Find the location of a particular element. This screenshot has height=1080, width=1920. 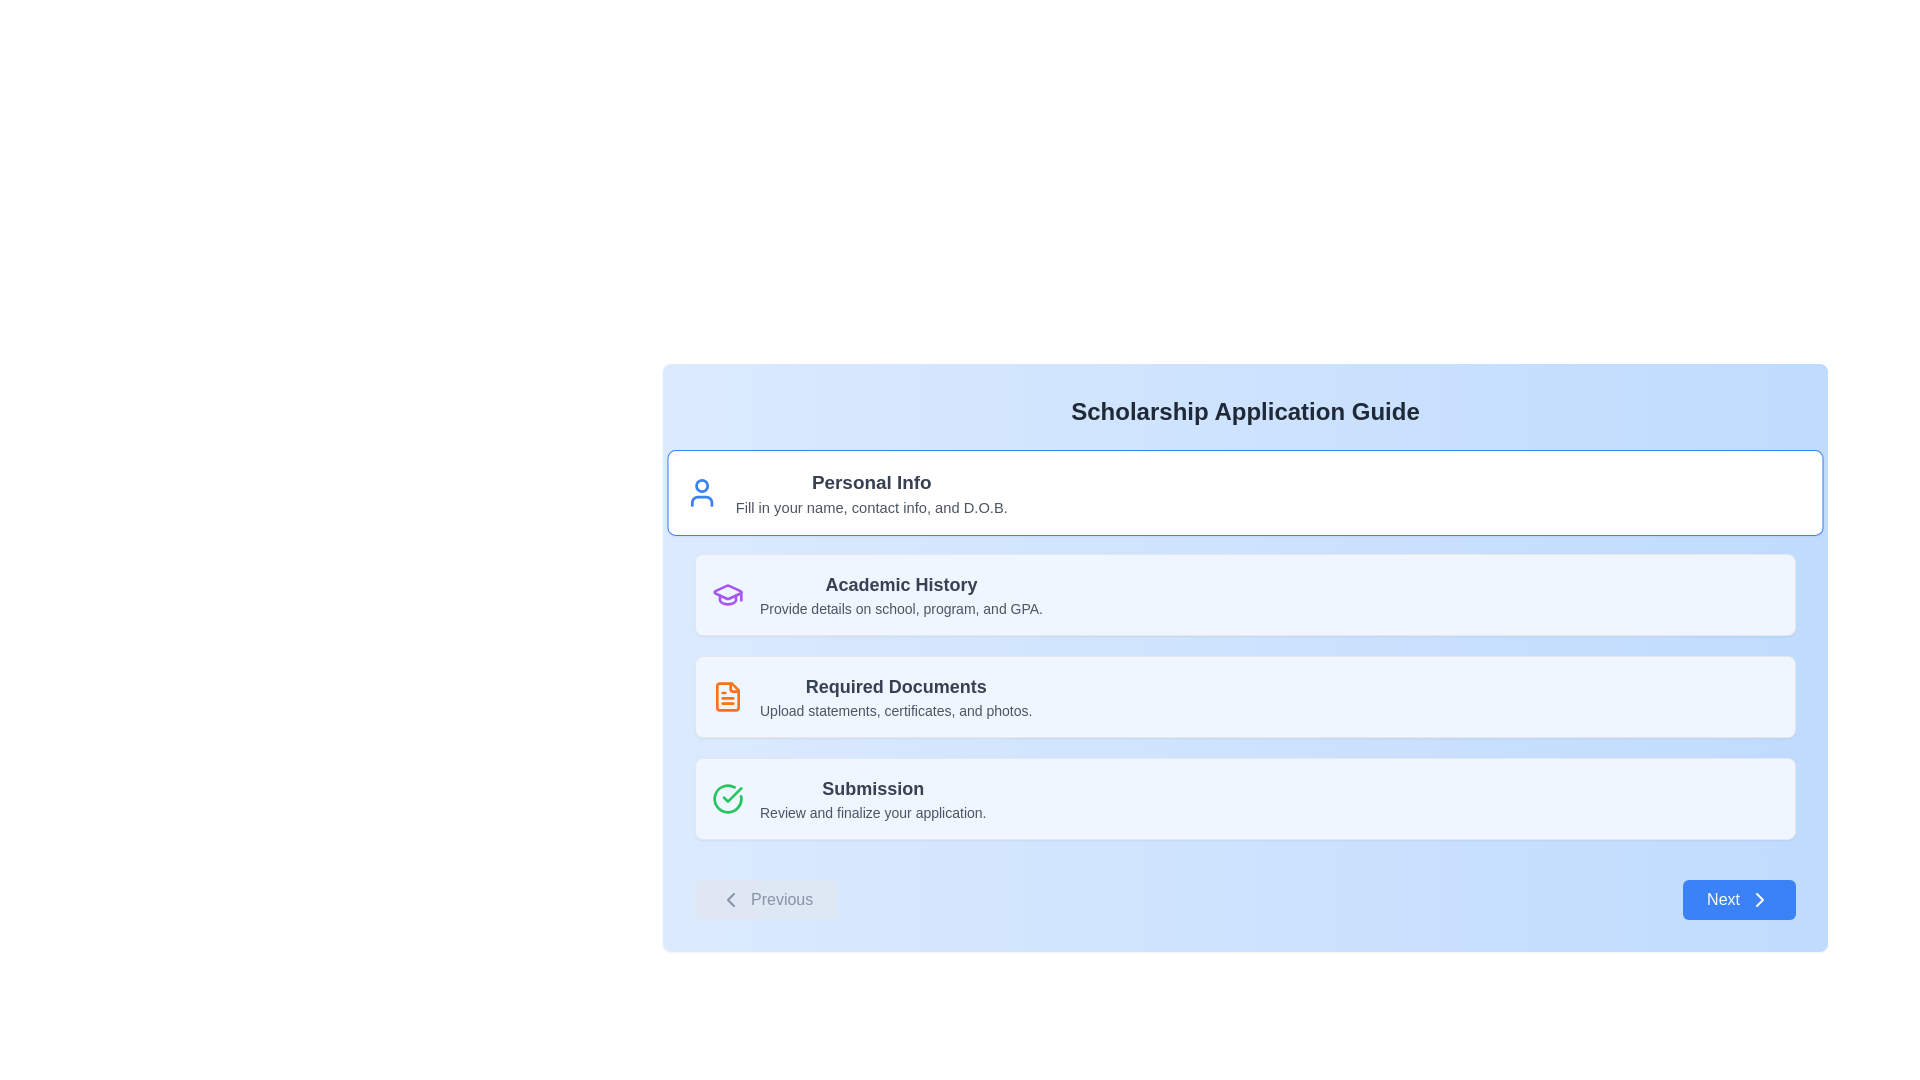

the circular green checkmark icon located in the 'Submission' section, positioned to the left of the text 'Submission' and its subtitle 'Review and finalize your application.' is located at coordinates (727, 797).